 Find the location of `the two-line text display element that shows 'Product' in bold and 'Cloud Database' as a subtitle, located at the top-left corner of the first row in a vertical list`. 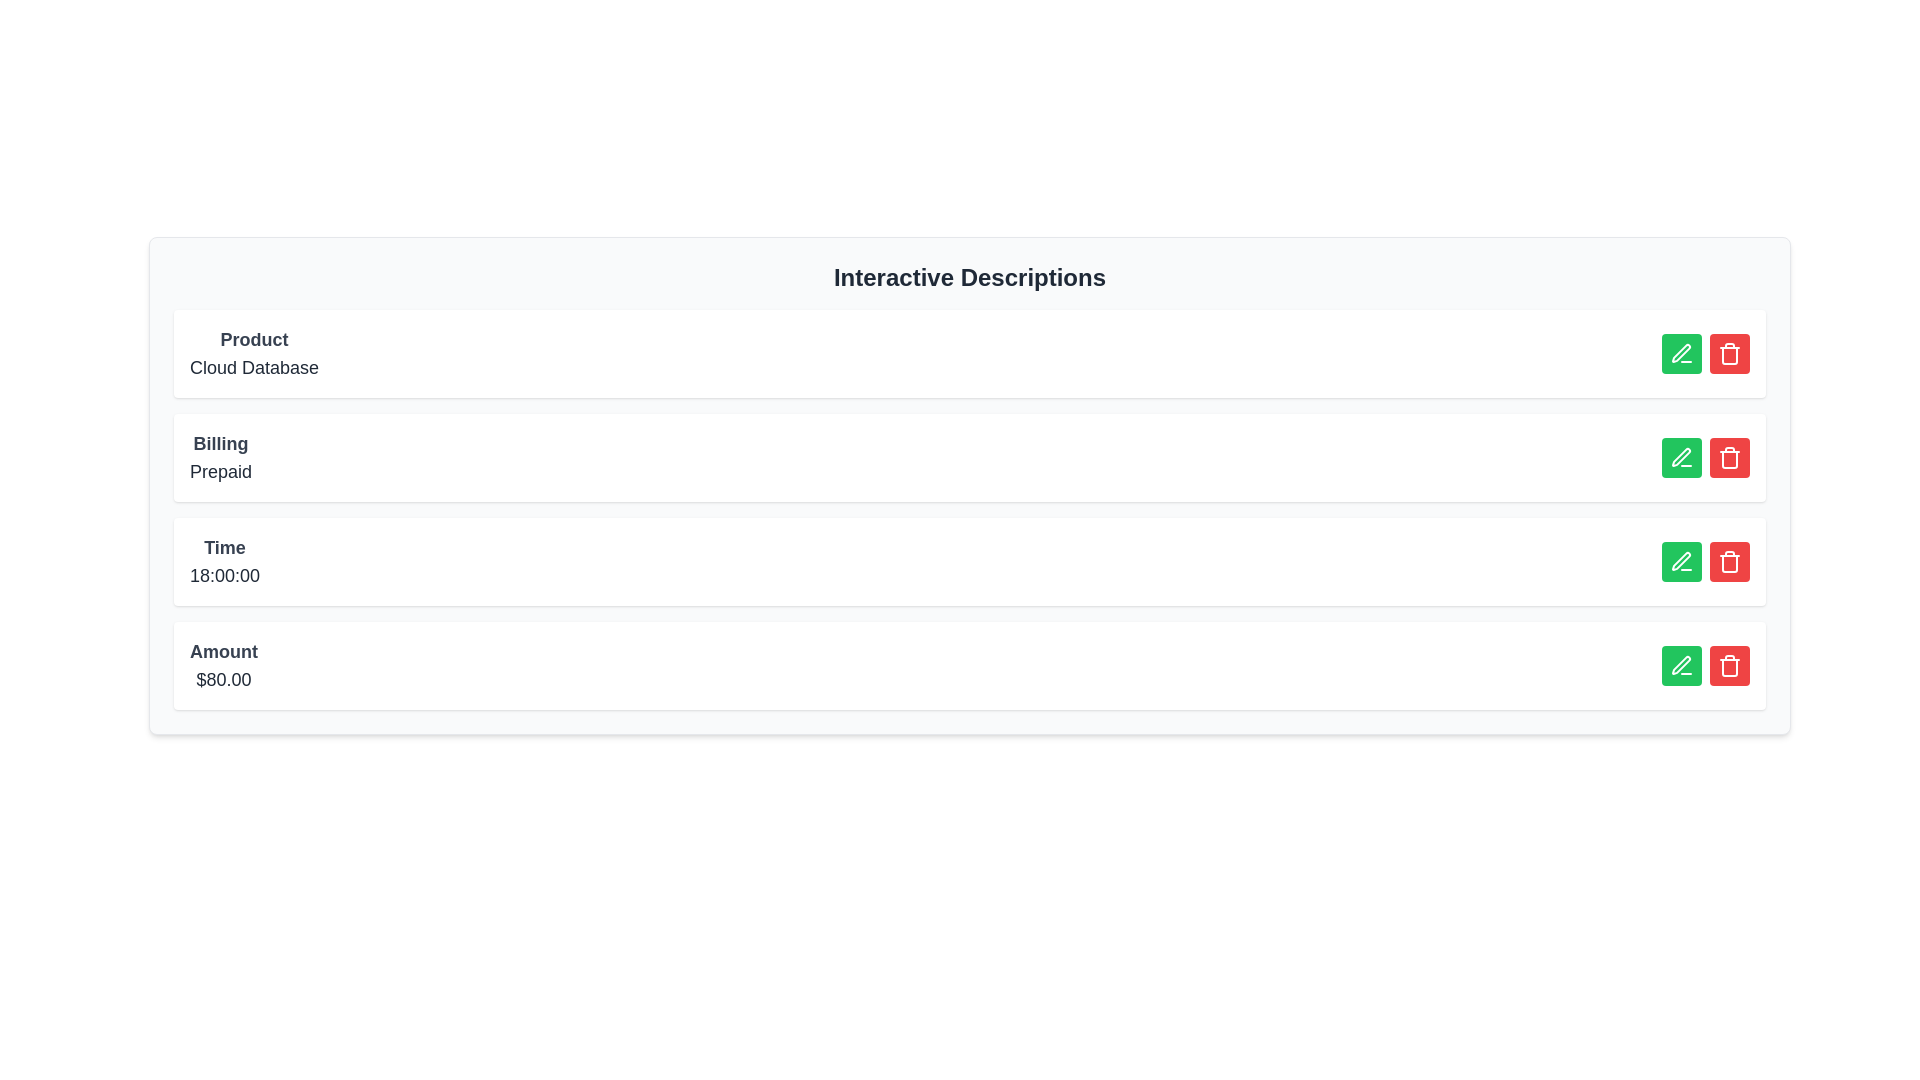

the two-line text display element that shows 'Product' in bold and 'Cloud Database' as a subtitle, located at the top-left corner of the first row in a vertical list is located at coordinates (253, 353).